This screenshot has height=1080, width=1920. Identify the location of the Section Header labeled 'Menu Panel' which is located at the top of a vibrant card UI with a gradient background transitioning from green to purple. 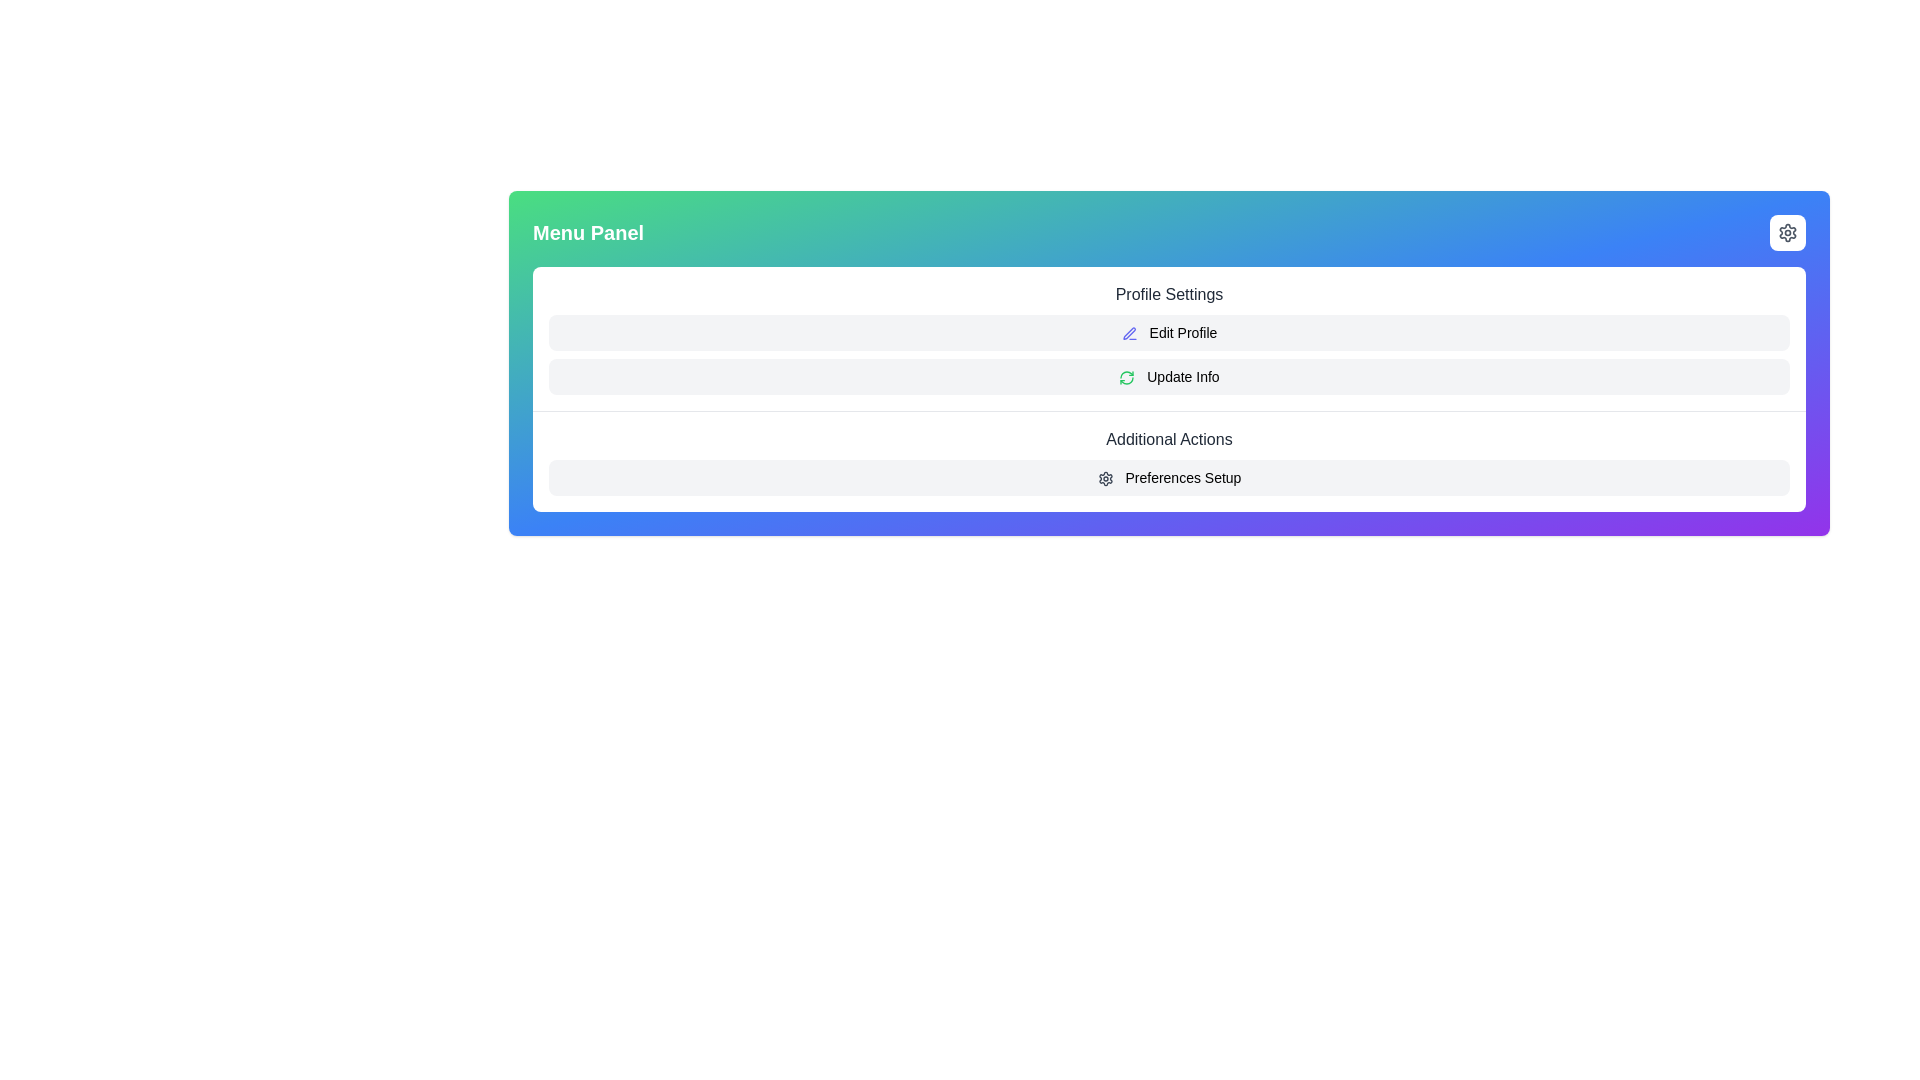
(1169, 231).